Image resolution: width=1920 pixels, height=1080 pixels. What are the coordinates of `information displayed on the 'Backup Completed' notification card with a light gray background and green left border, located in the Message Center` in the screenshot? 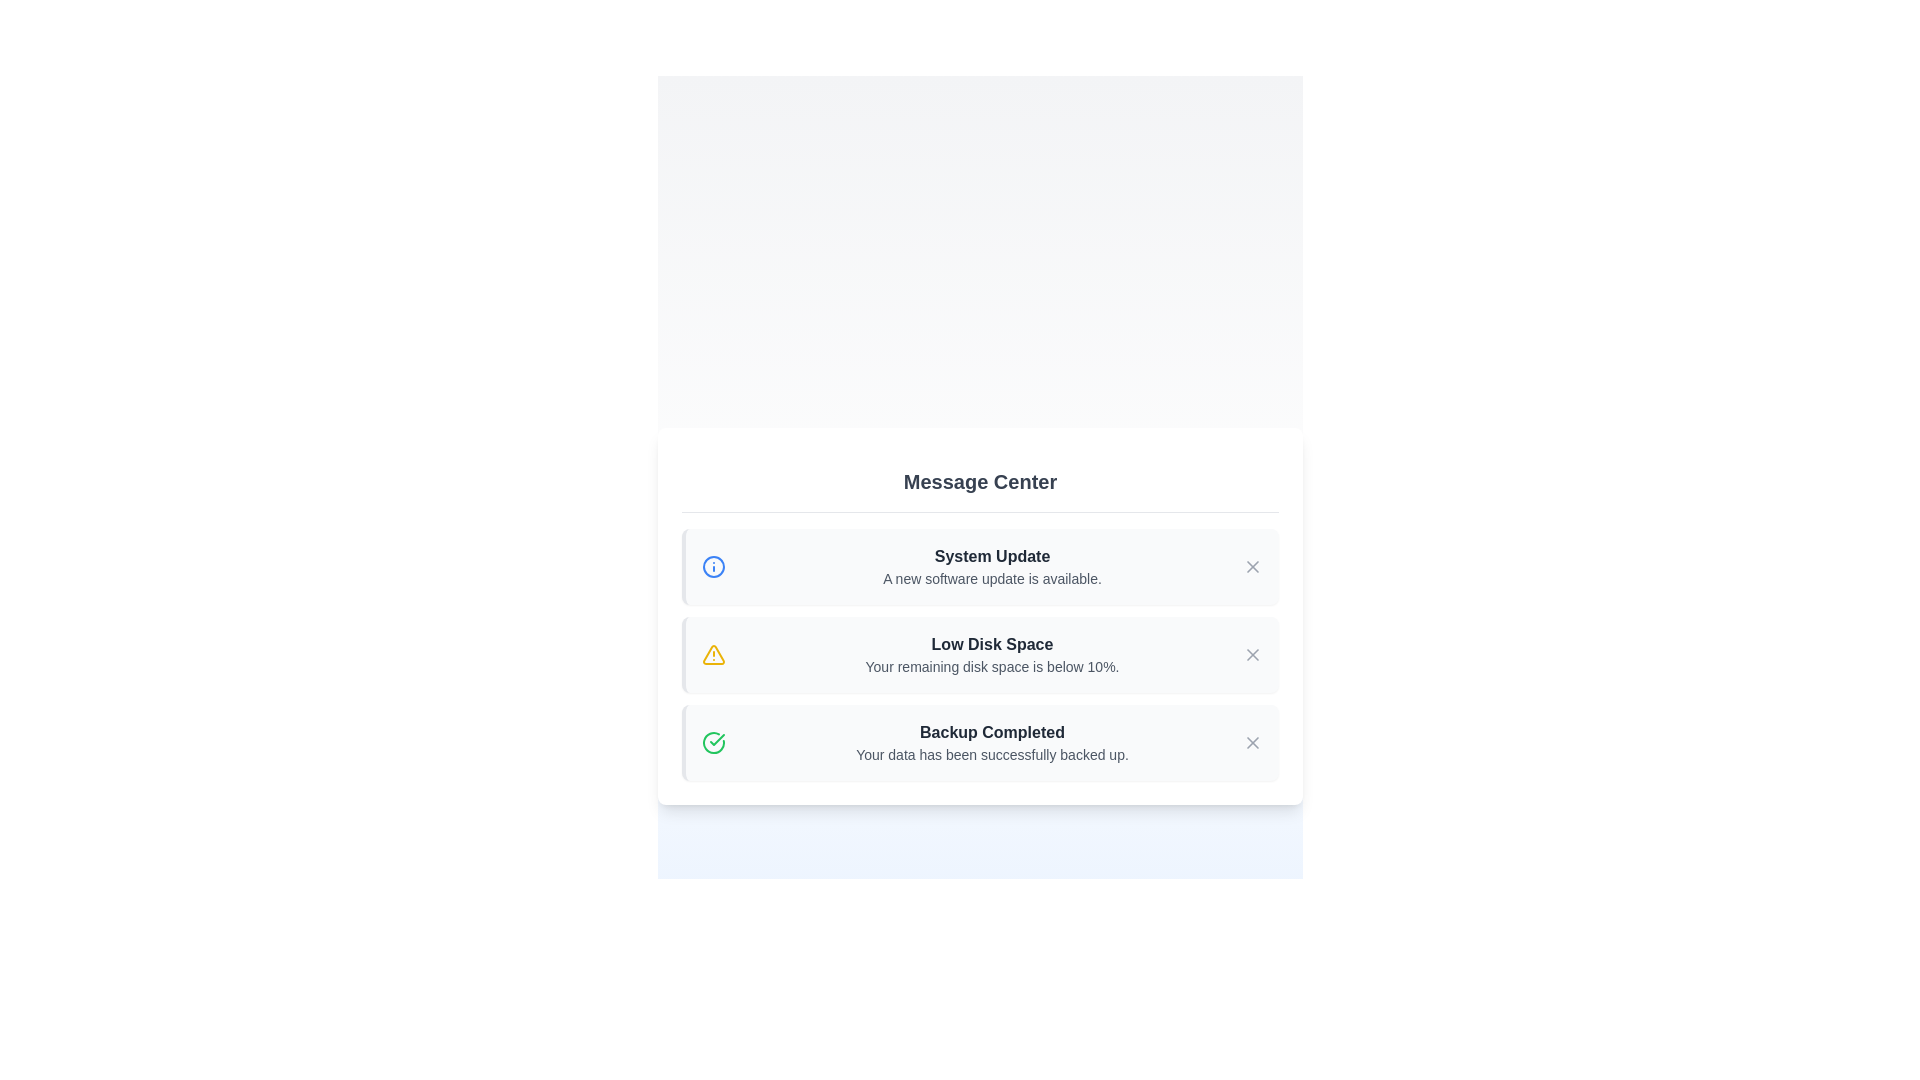 It's located at (980, 742).